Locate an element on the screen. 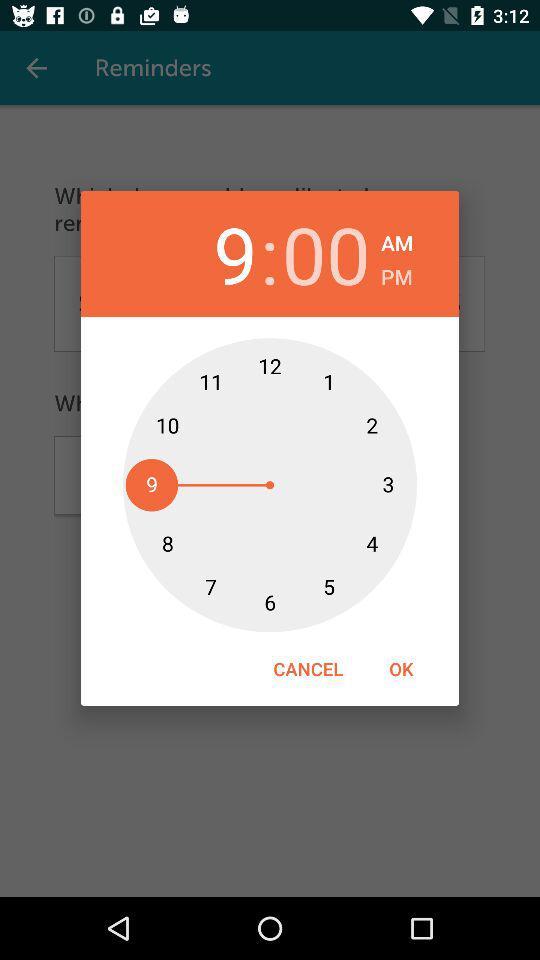  item to the left of the : is located at coordinates (212, 253).